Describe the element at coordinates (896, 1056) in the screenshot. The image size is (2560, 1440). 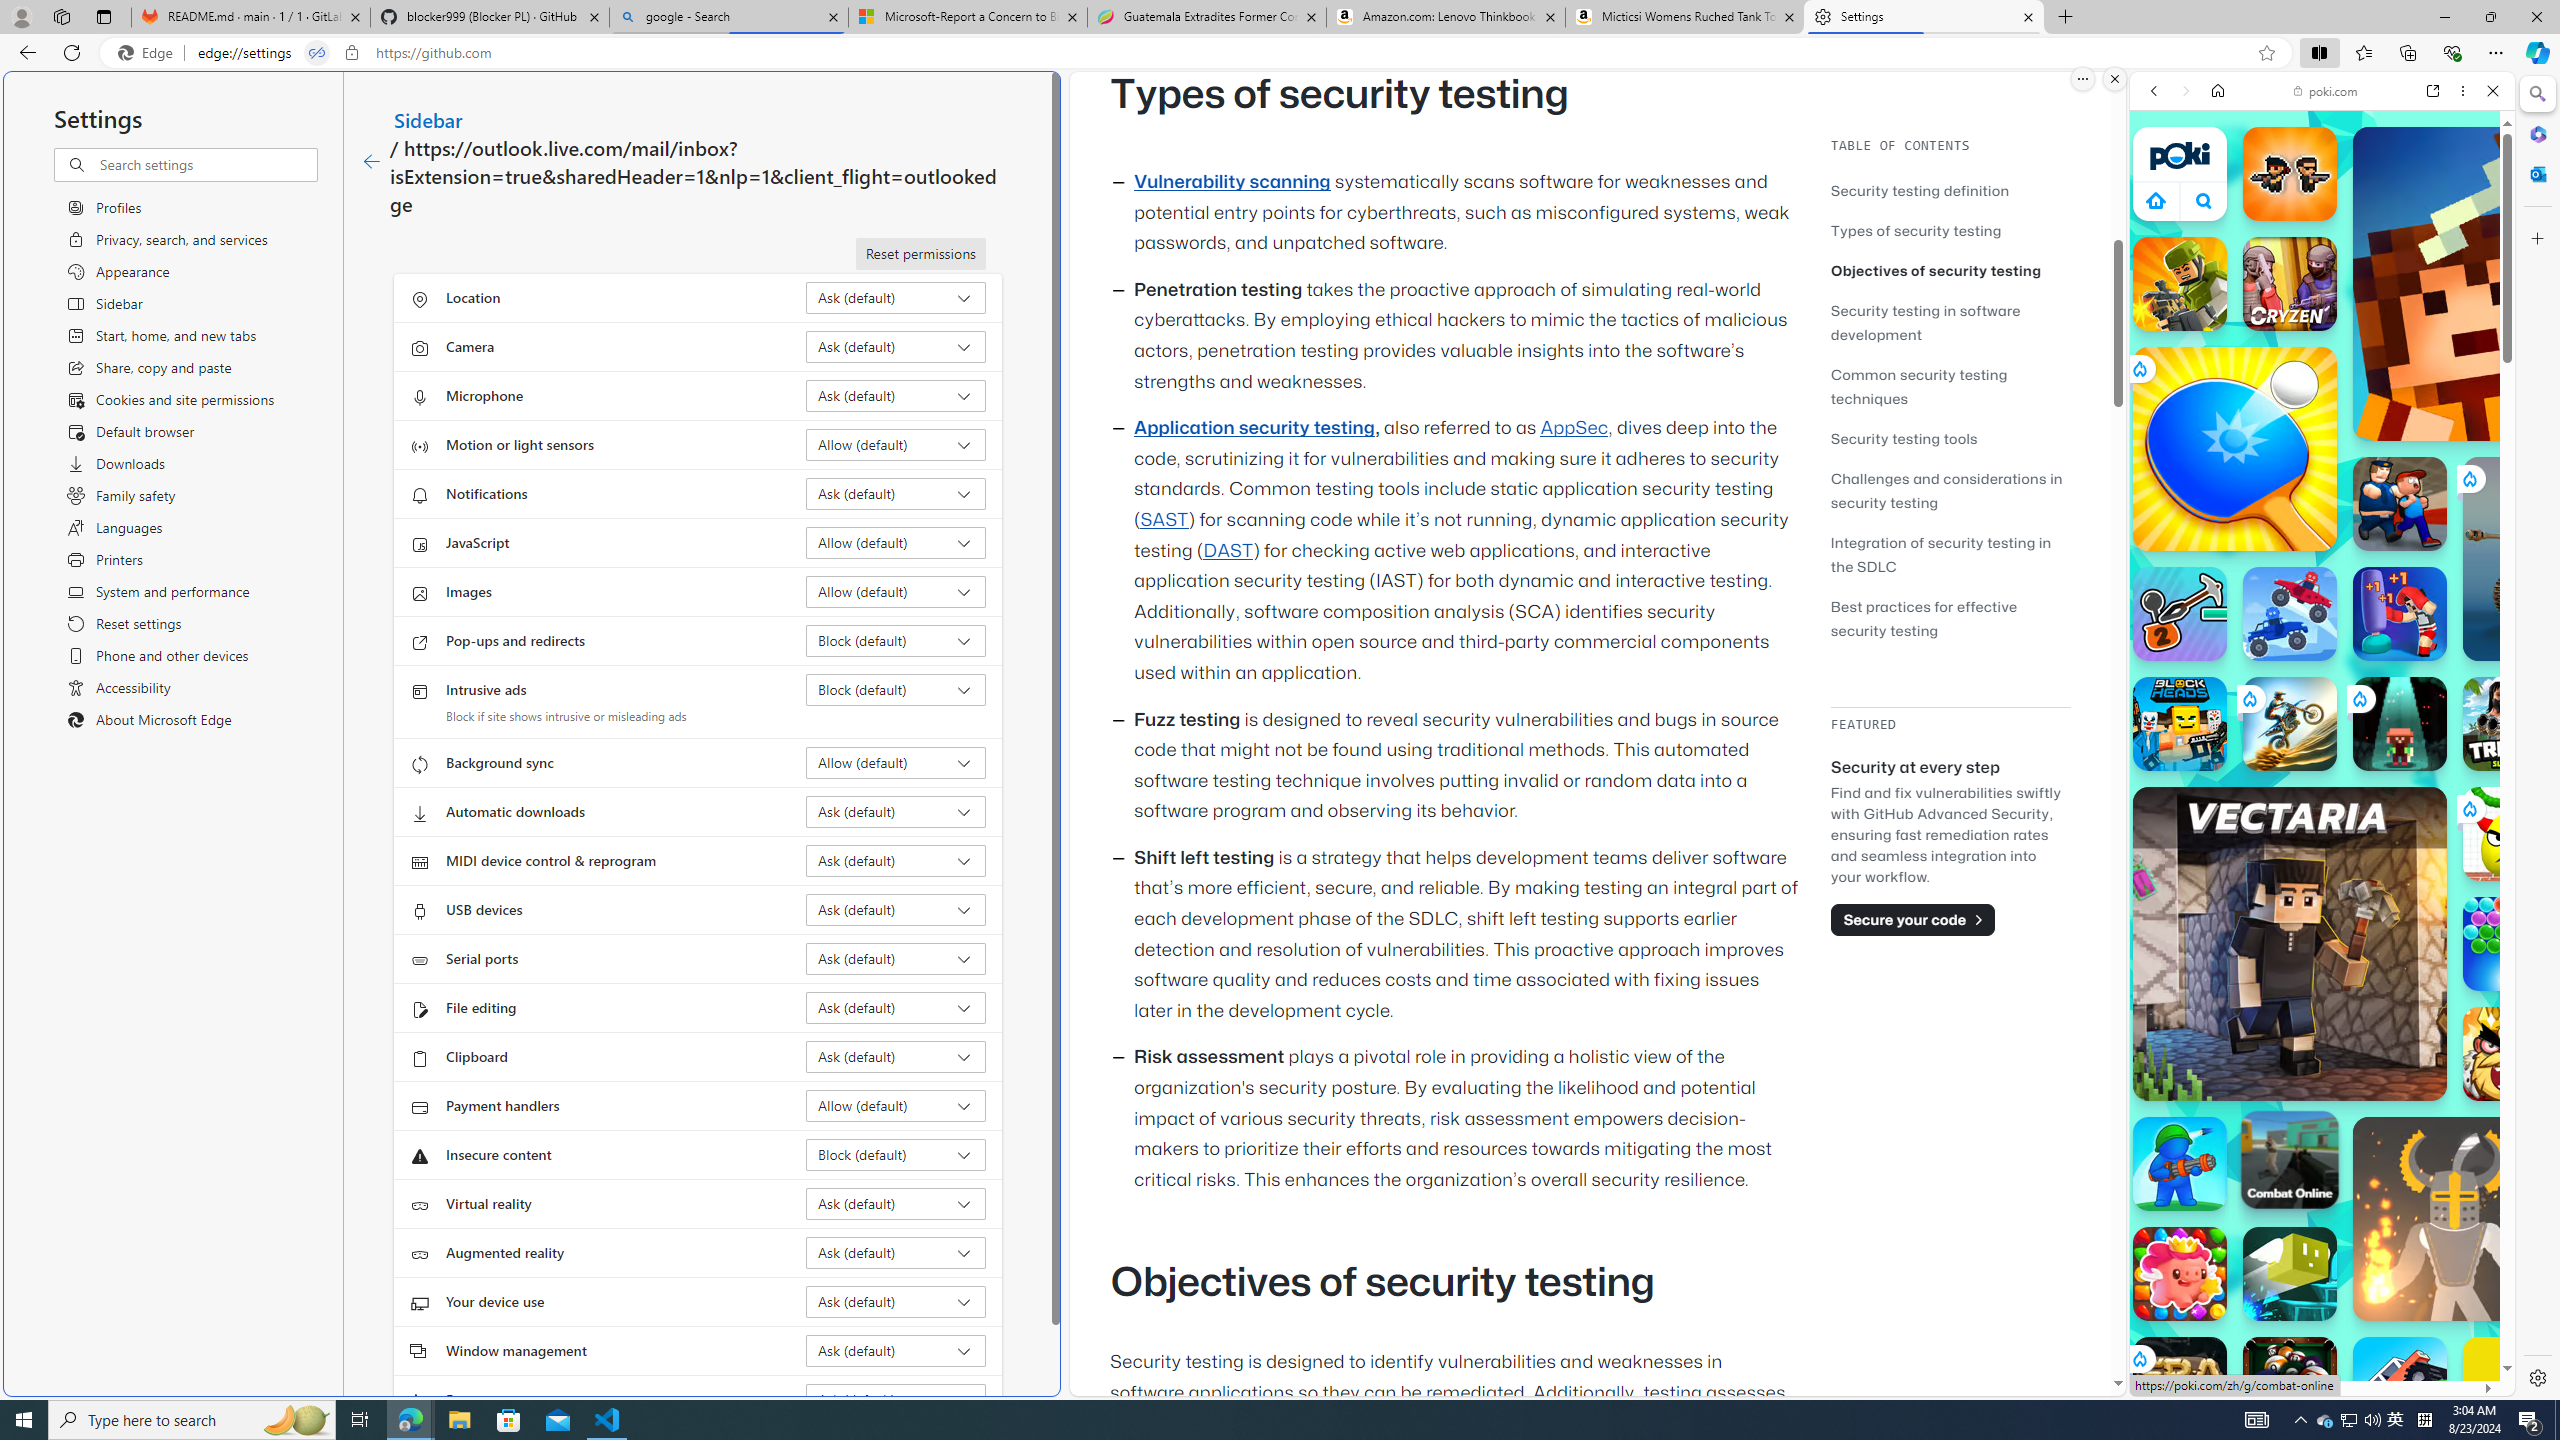
I see `'Clipboard Ask (default)'` at that location.